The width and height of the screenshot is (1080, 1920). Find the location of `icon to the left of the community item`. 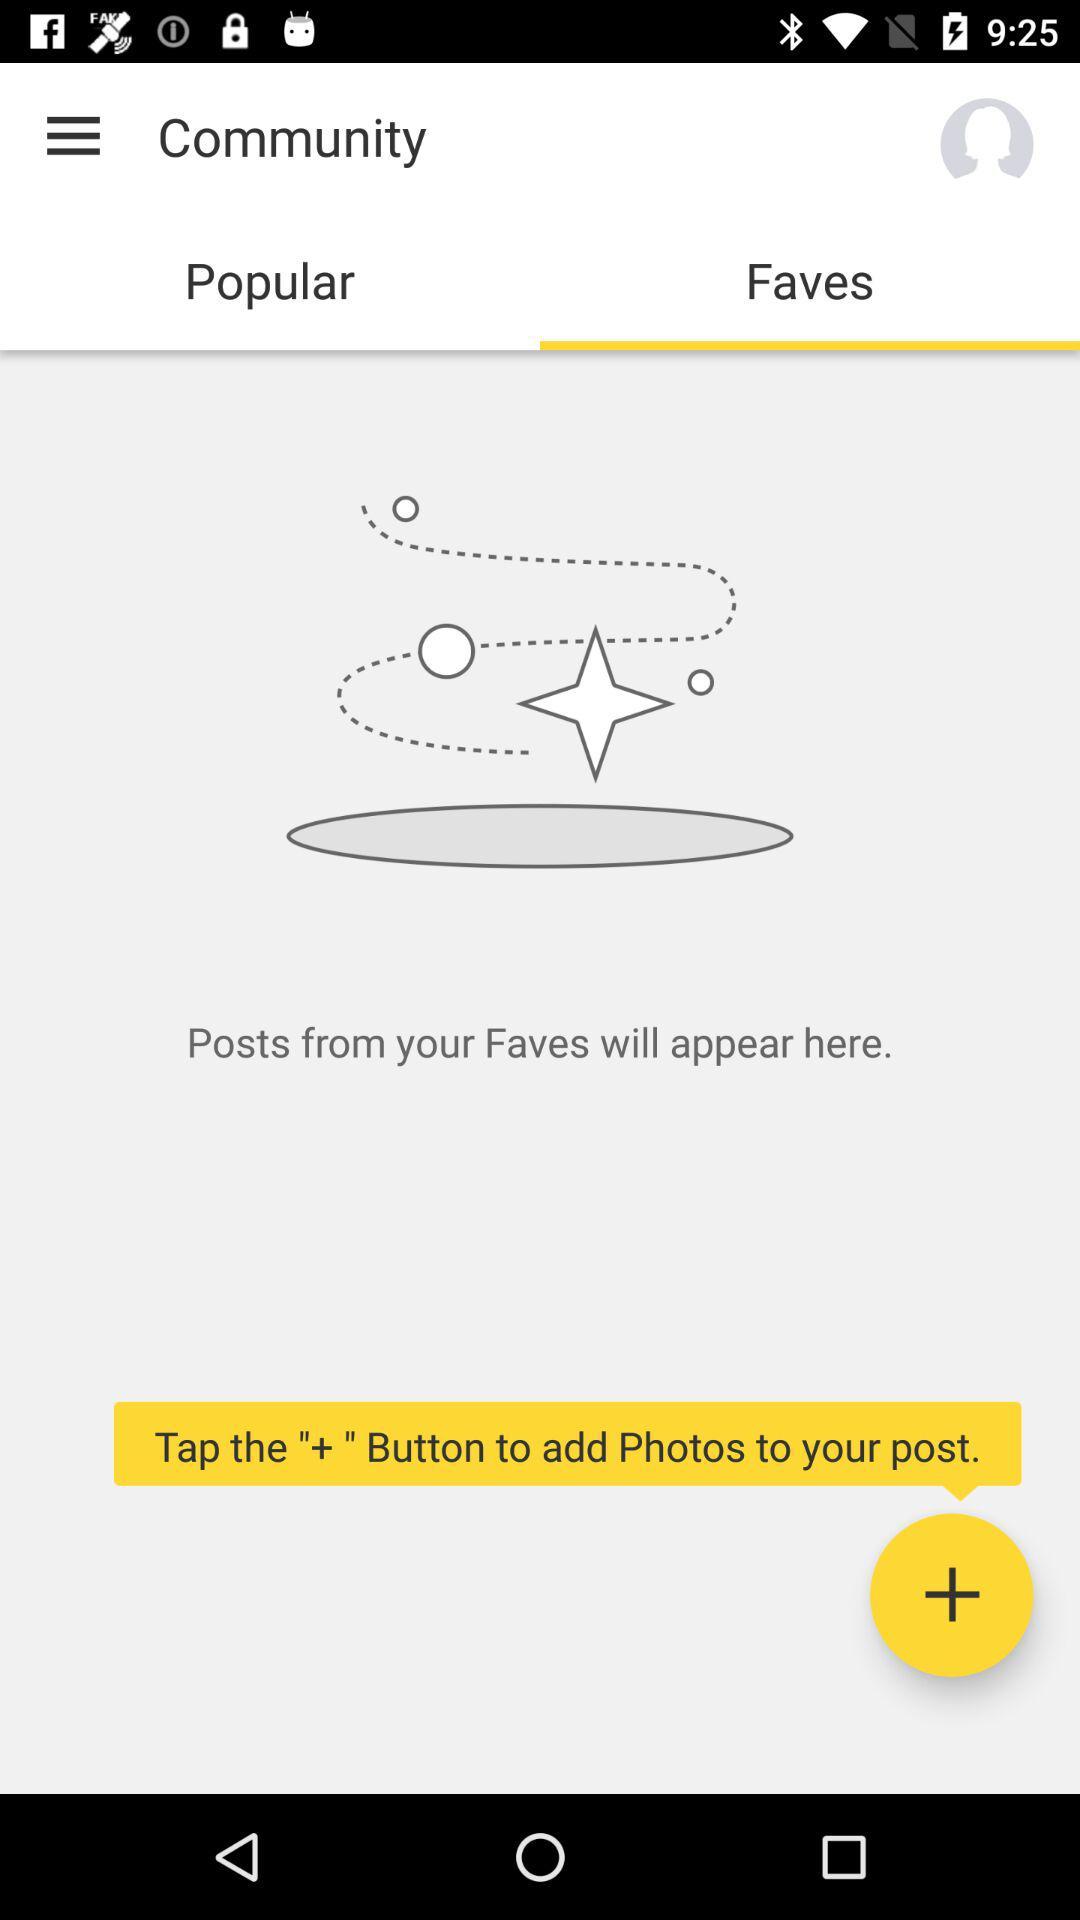

icon to the left of the community item is located at coordinates (72, 135).